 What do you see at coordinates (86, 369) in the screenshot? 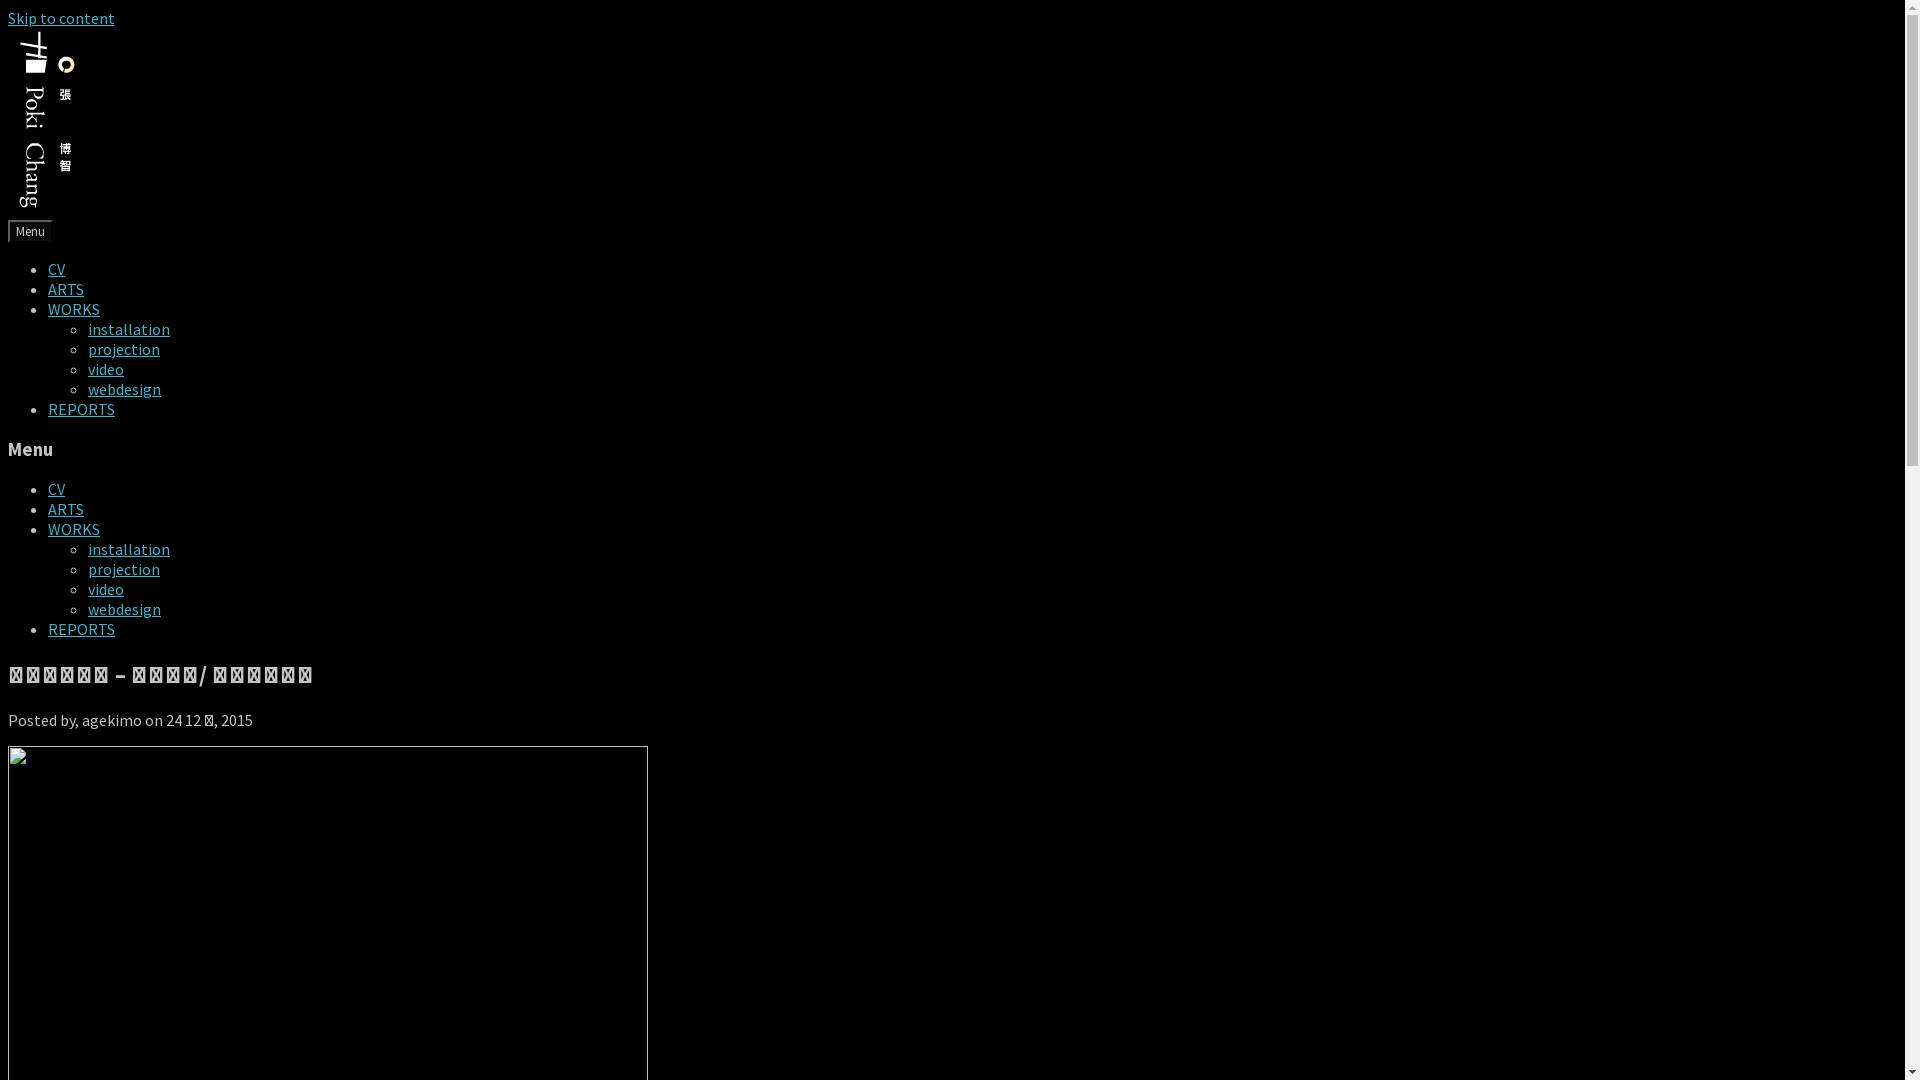
I see `'video'` at bounding box center [86, 369].